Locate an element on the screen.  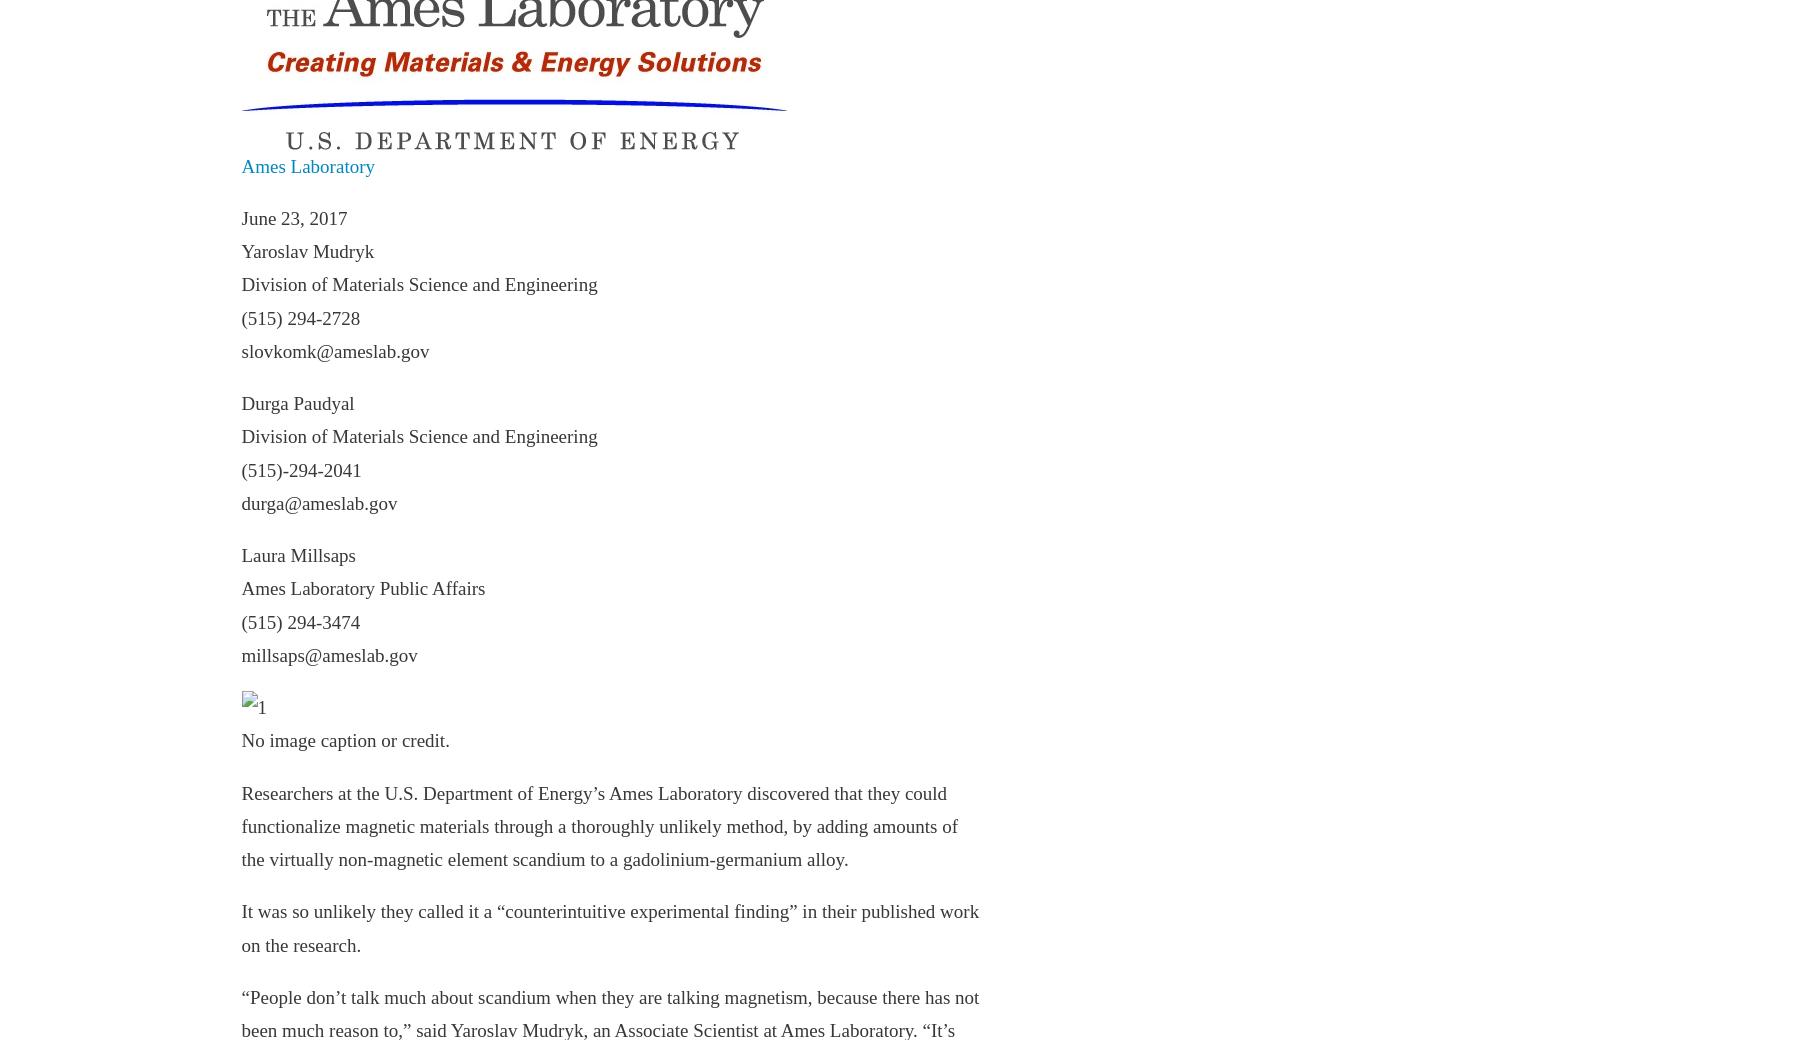
'Durga Paudyal' is located at coordinates (296, 403).